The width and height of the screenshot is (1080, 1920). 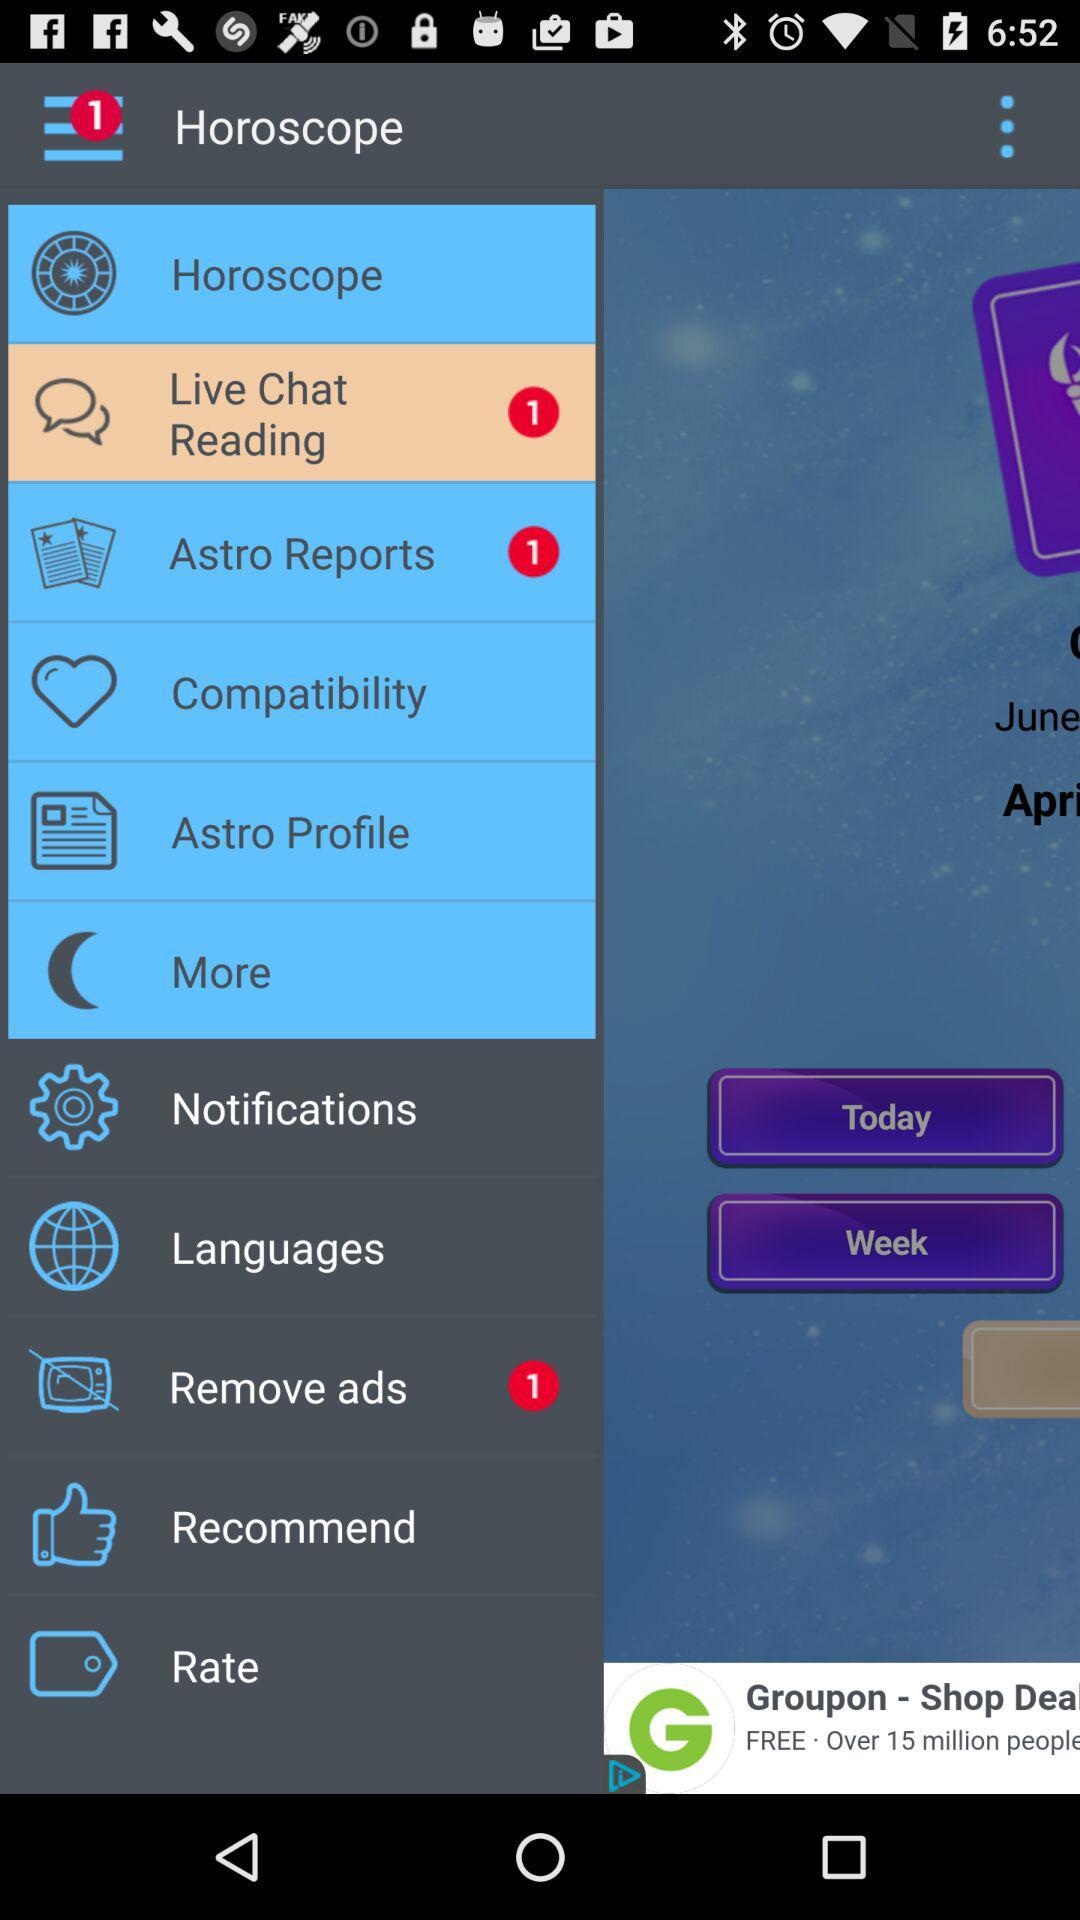 I want to click on open options, so click(x=1006, y=124).